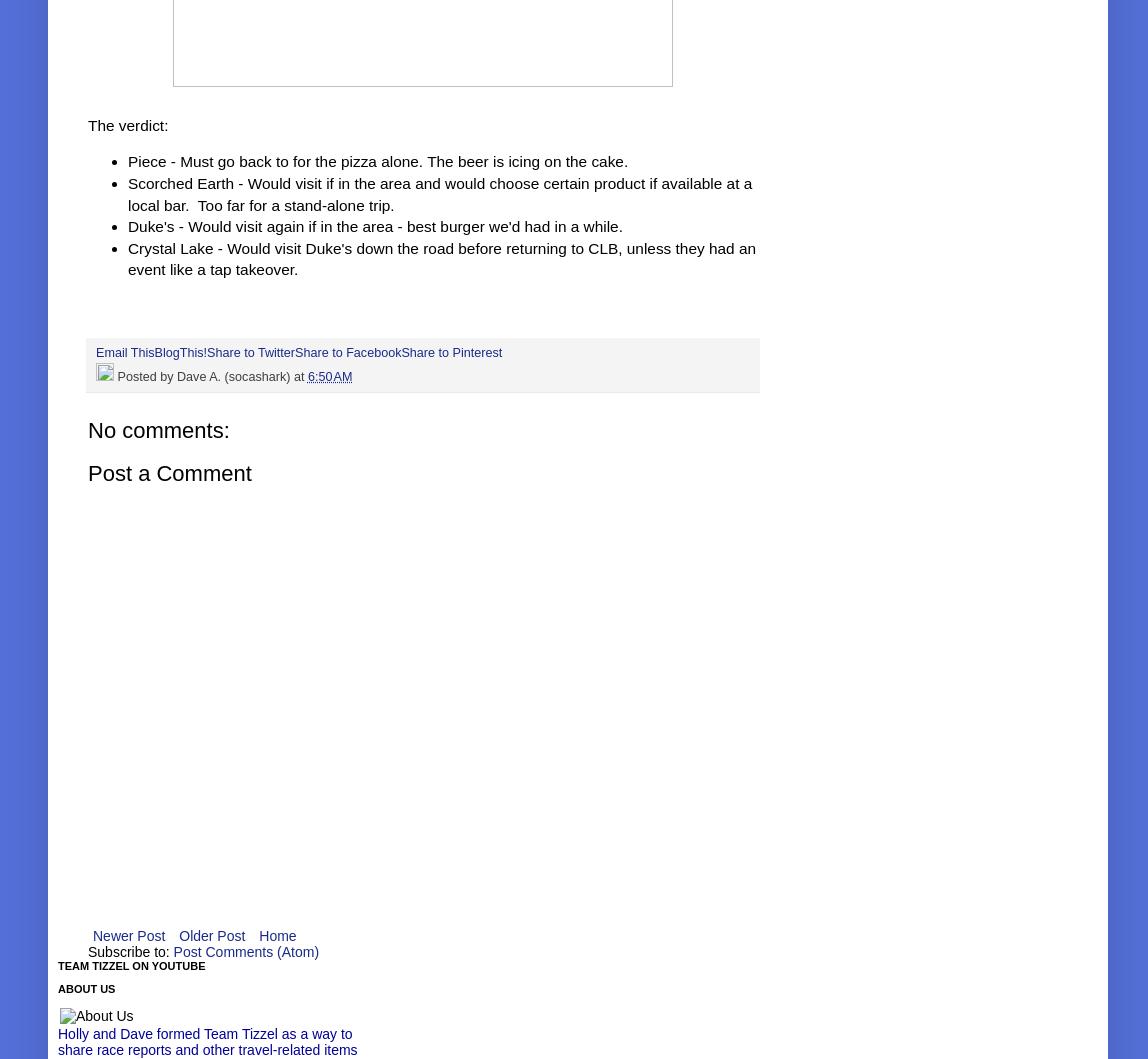 The height and width of the screenshot is (1059, 1148). I want to click on 'About Us', so click(86, 987).